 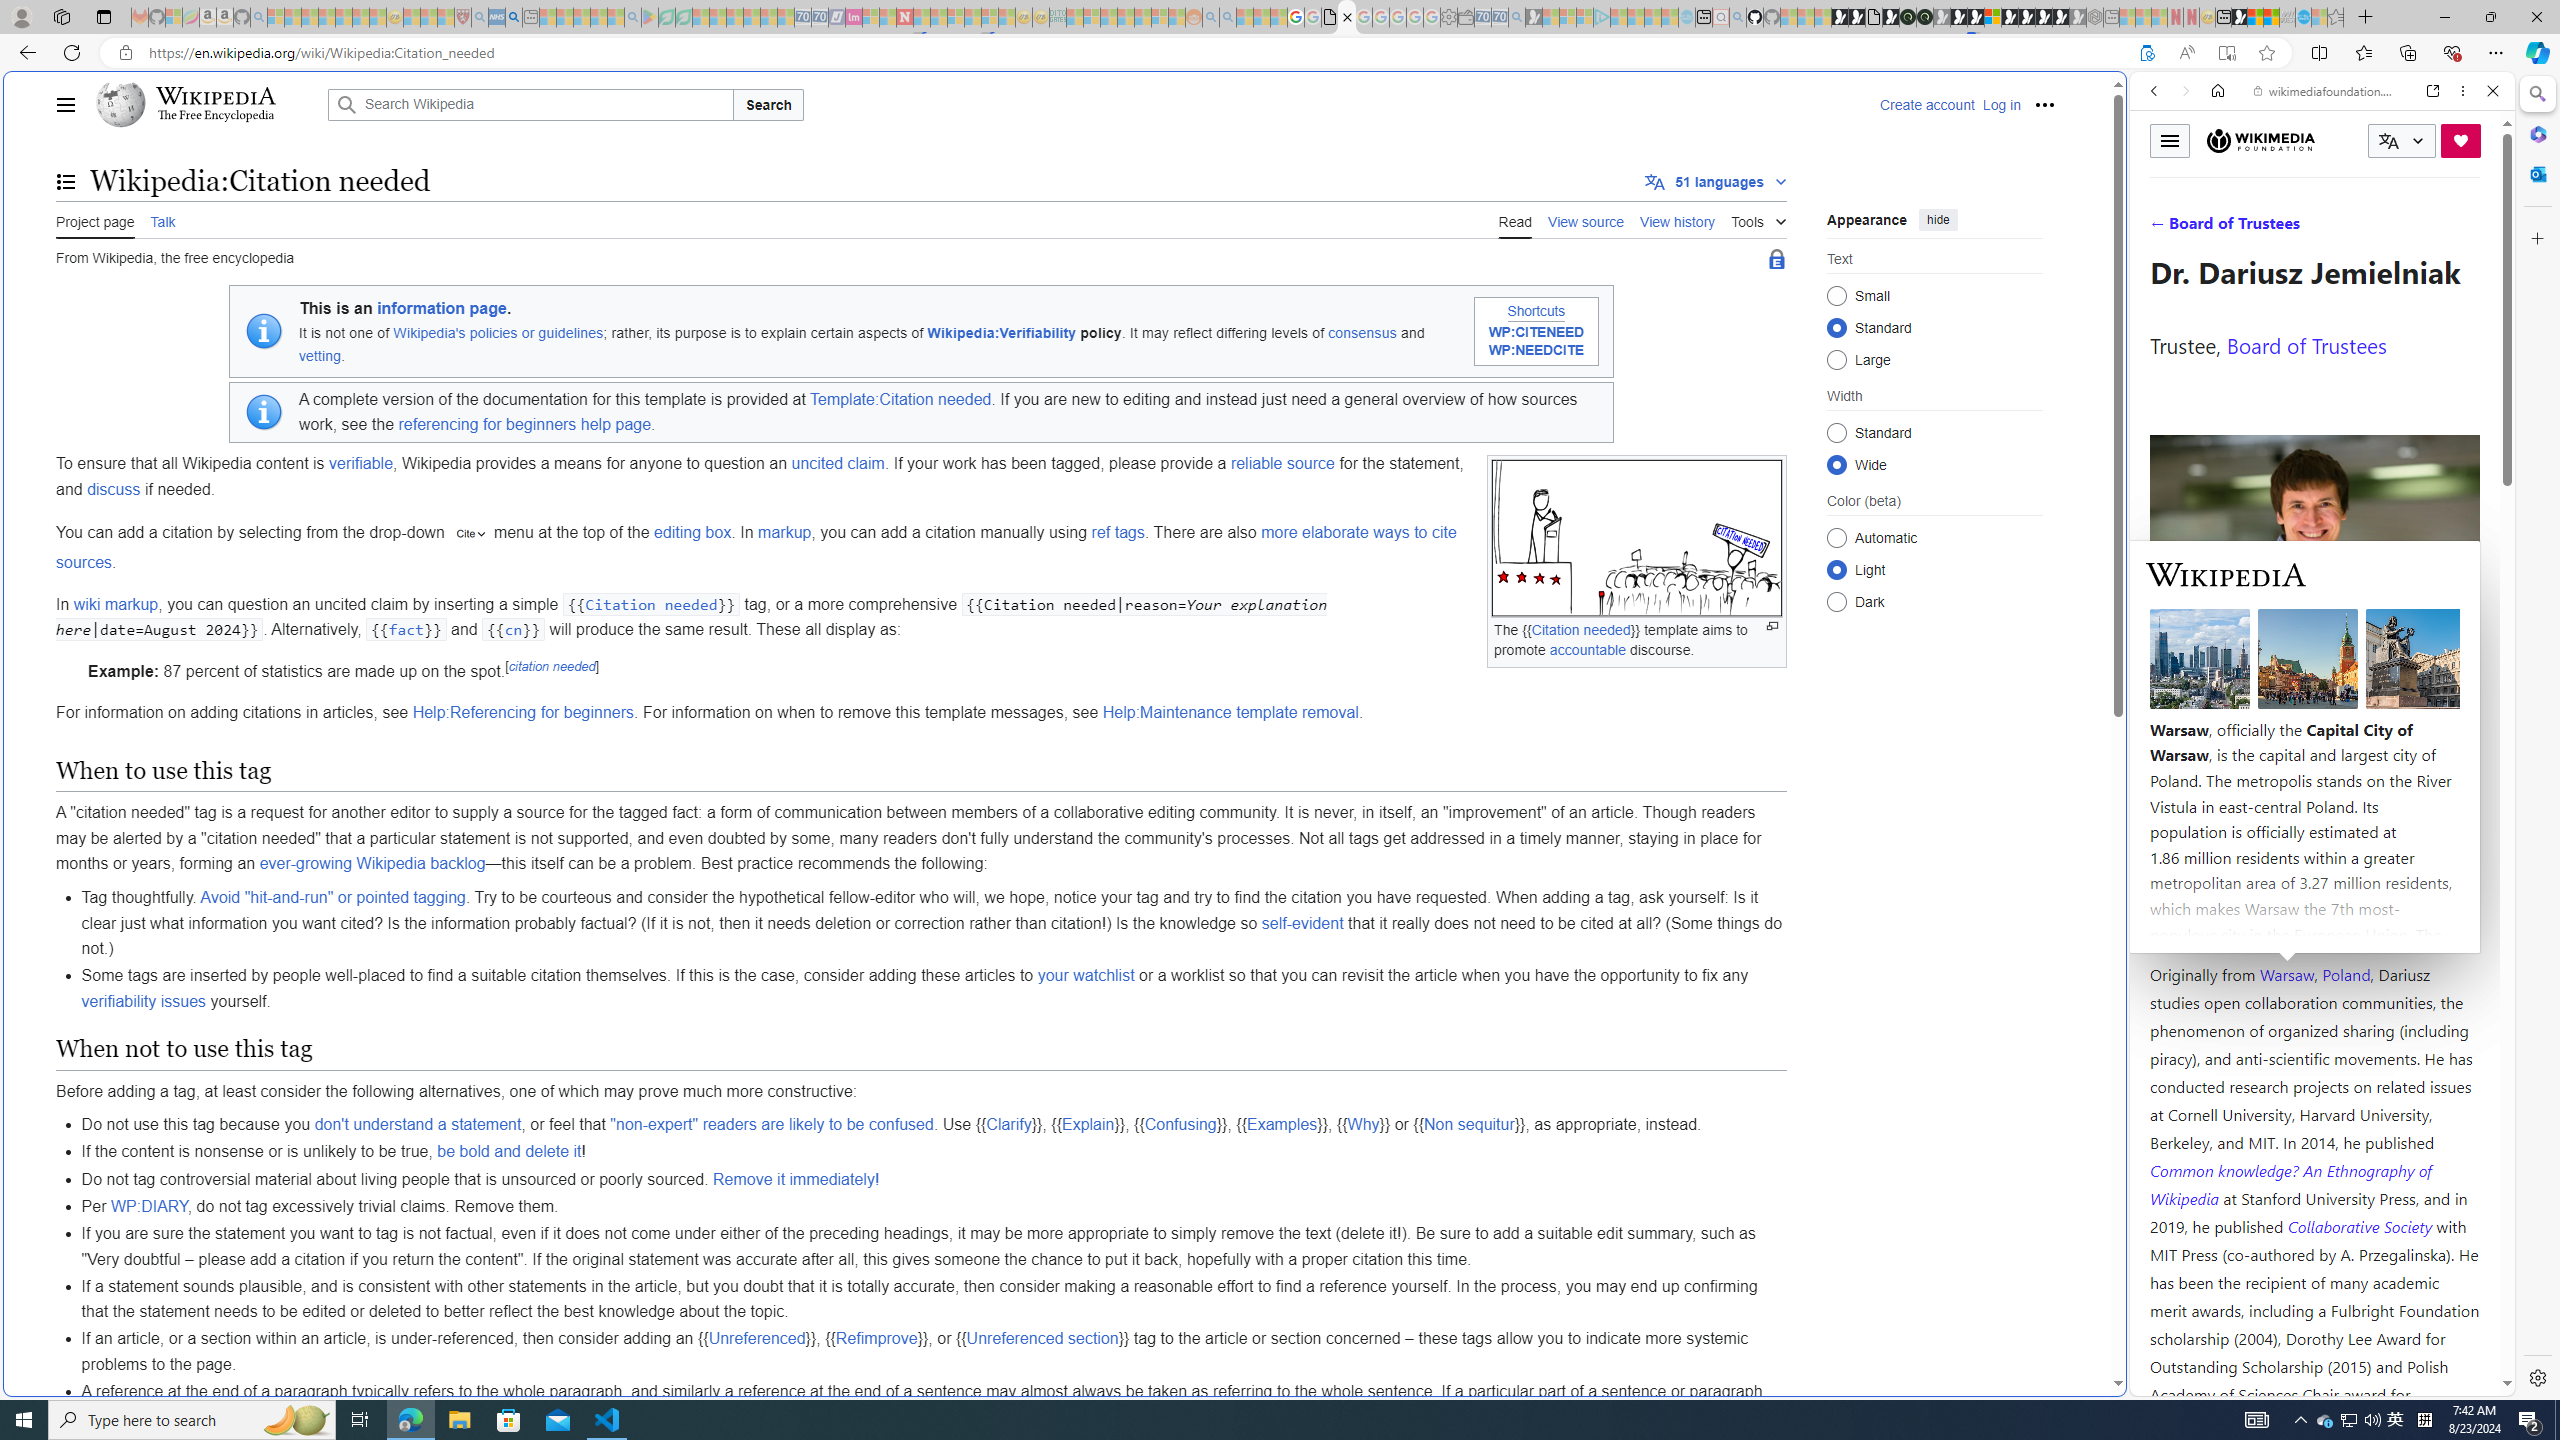 What do you see at coordinates (513, 629) in the screenshot?
I see `'cn'` at bounding box center [513, 629].